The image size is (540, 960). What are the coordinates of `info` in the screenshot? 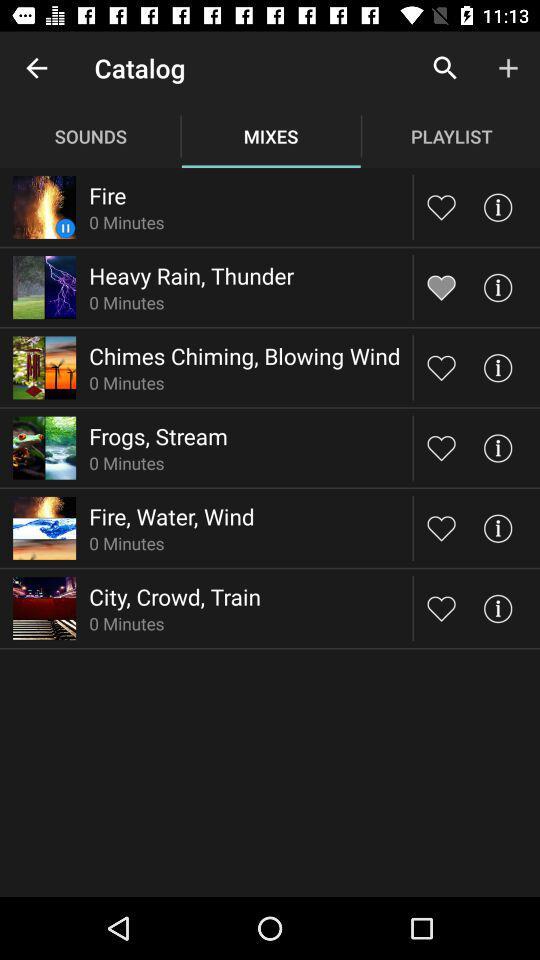 It's located at (496, 366).